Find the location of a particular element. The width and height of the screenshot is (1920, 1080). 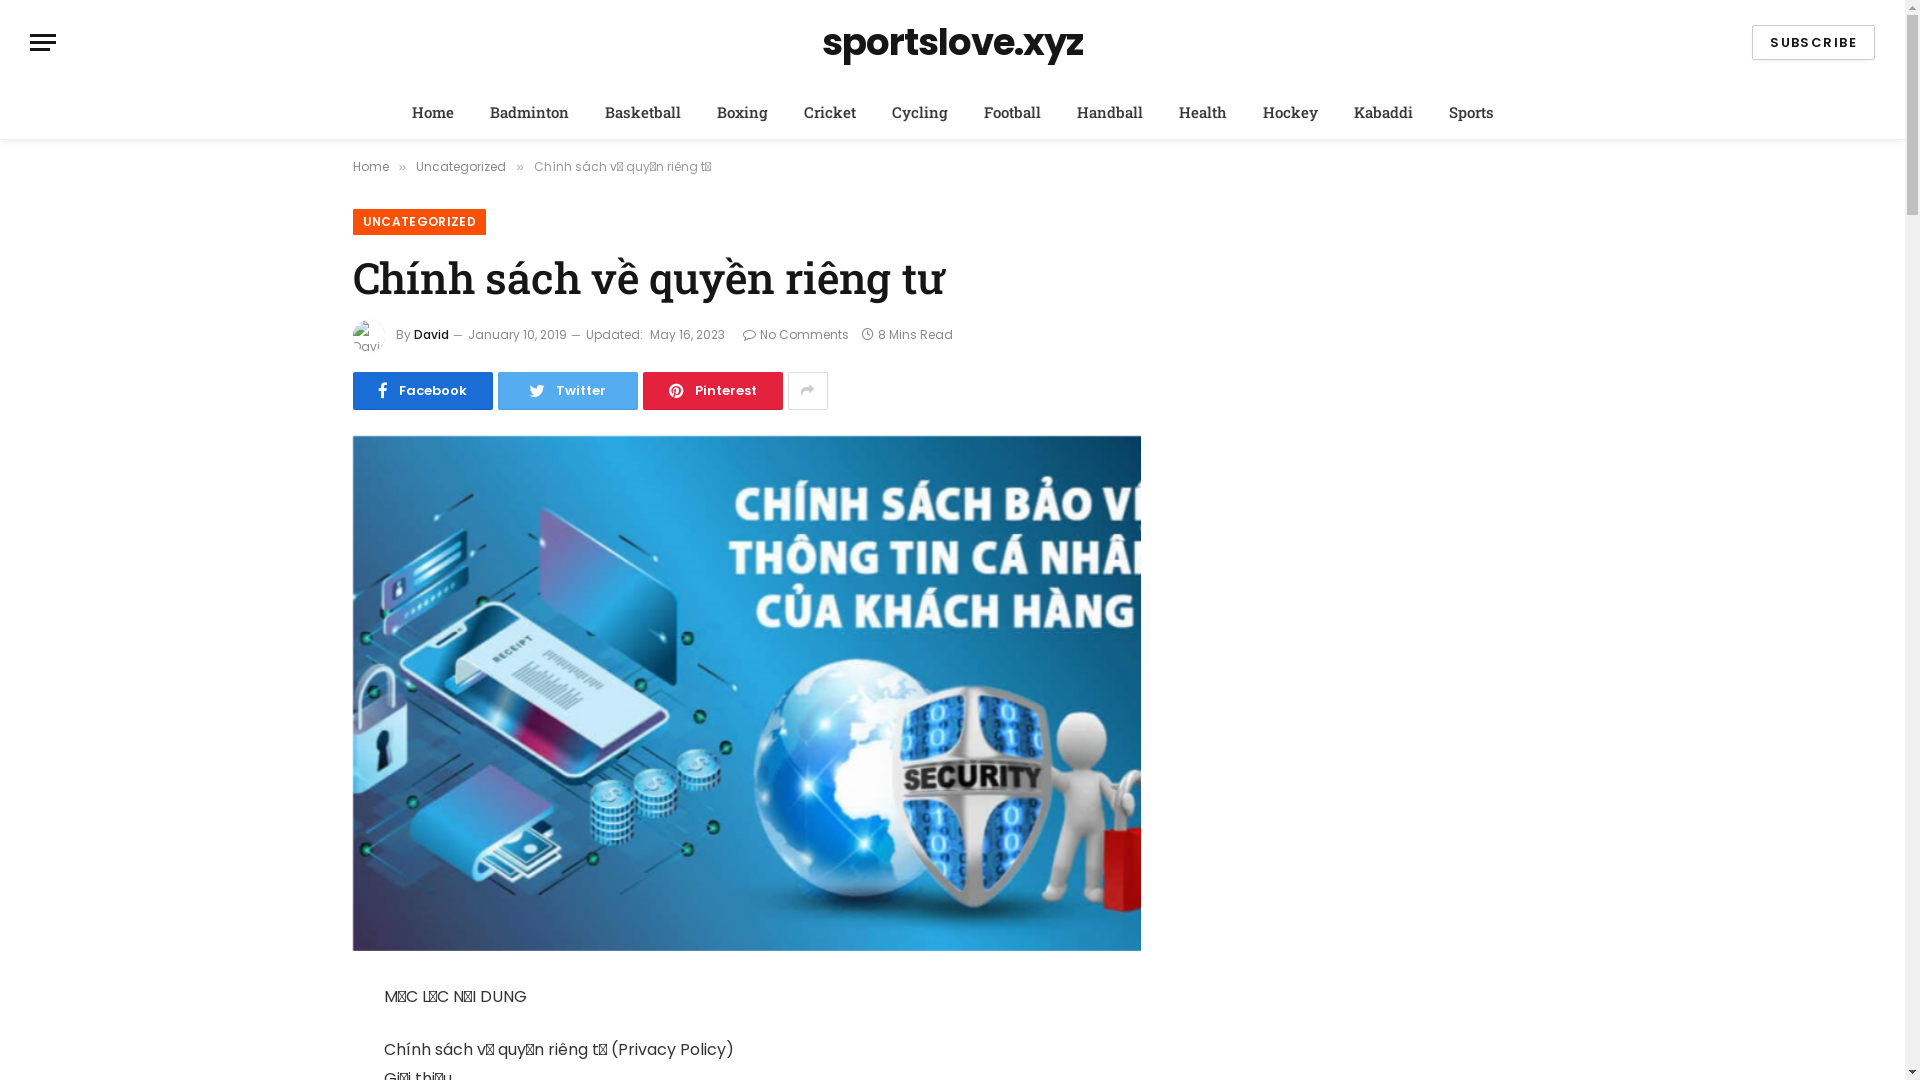

'Boxing' is located at coordinates (740, 111).